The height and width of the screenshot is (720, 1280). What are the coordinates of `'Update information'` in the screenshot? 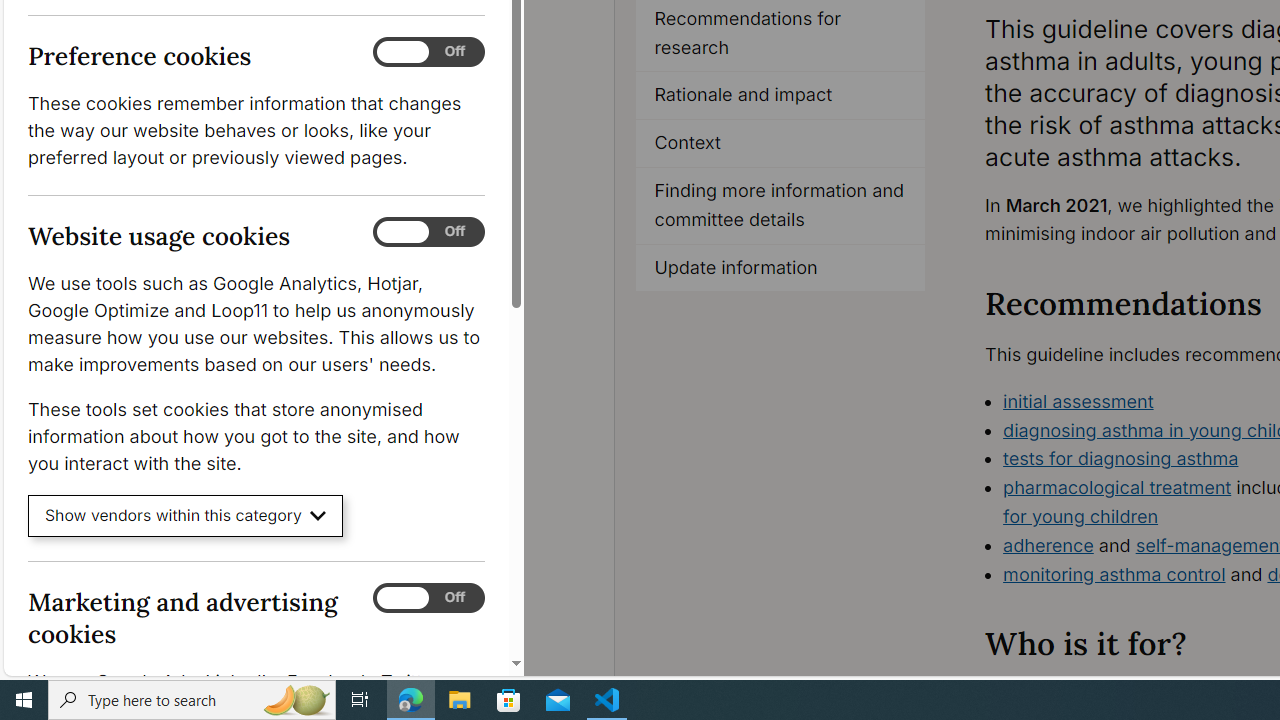 It's located at (780, 267).